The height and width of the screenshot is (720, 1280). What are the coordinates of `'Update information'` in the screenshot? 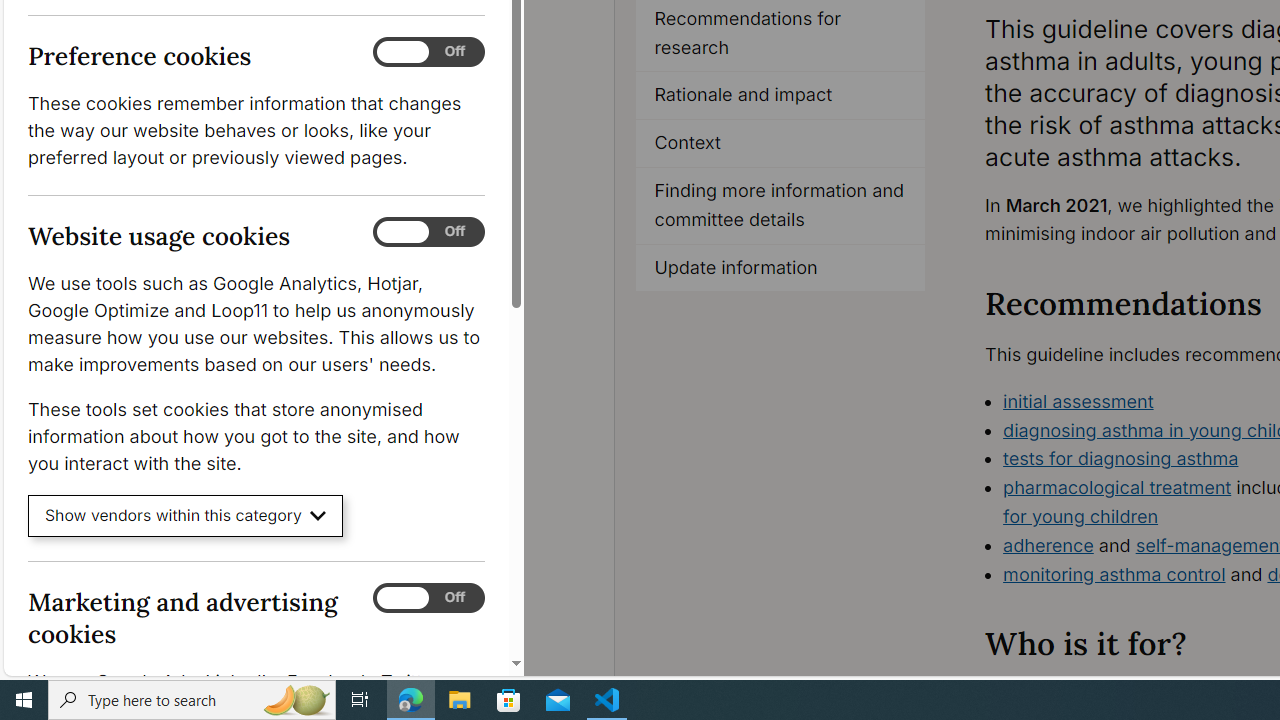 It's located at (780, 267).